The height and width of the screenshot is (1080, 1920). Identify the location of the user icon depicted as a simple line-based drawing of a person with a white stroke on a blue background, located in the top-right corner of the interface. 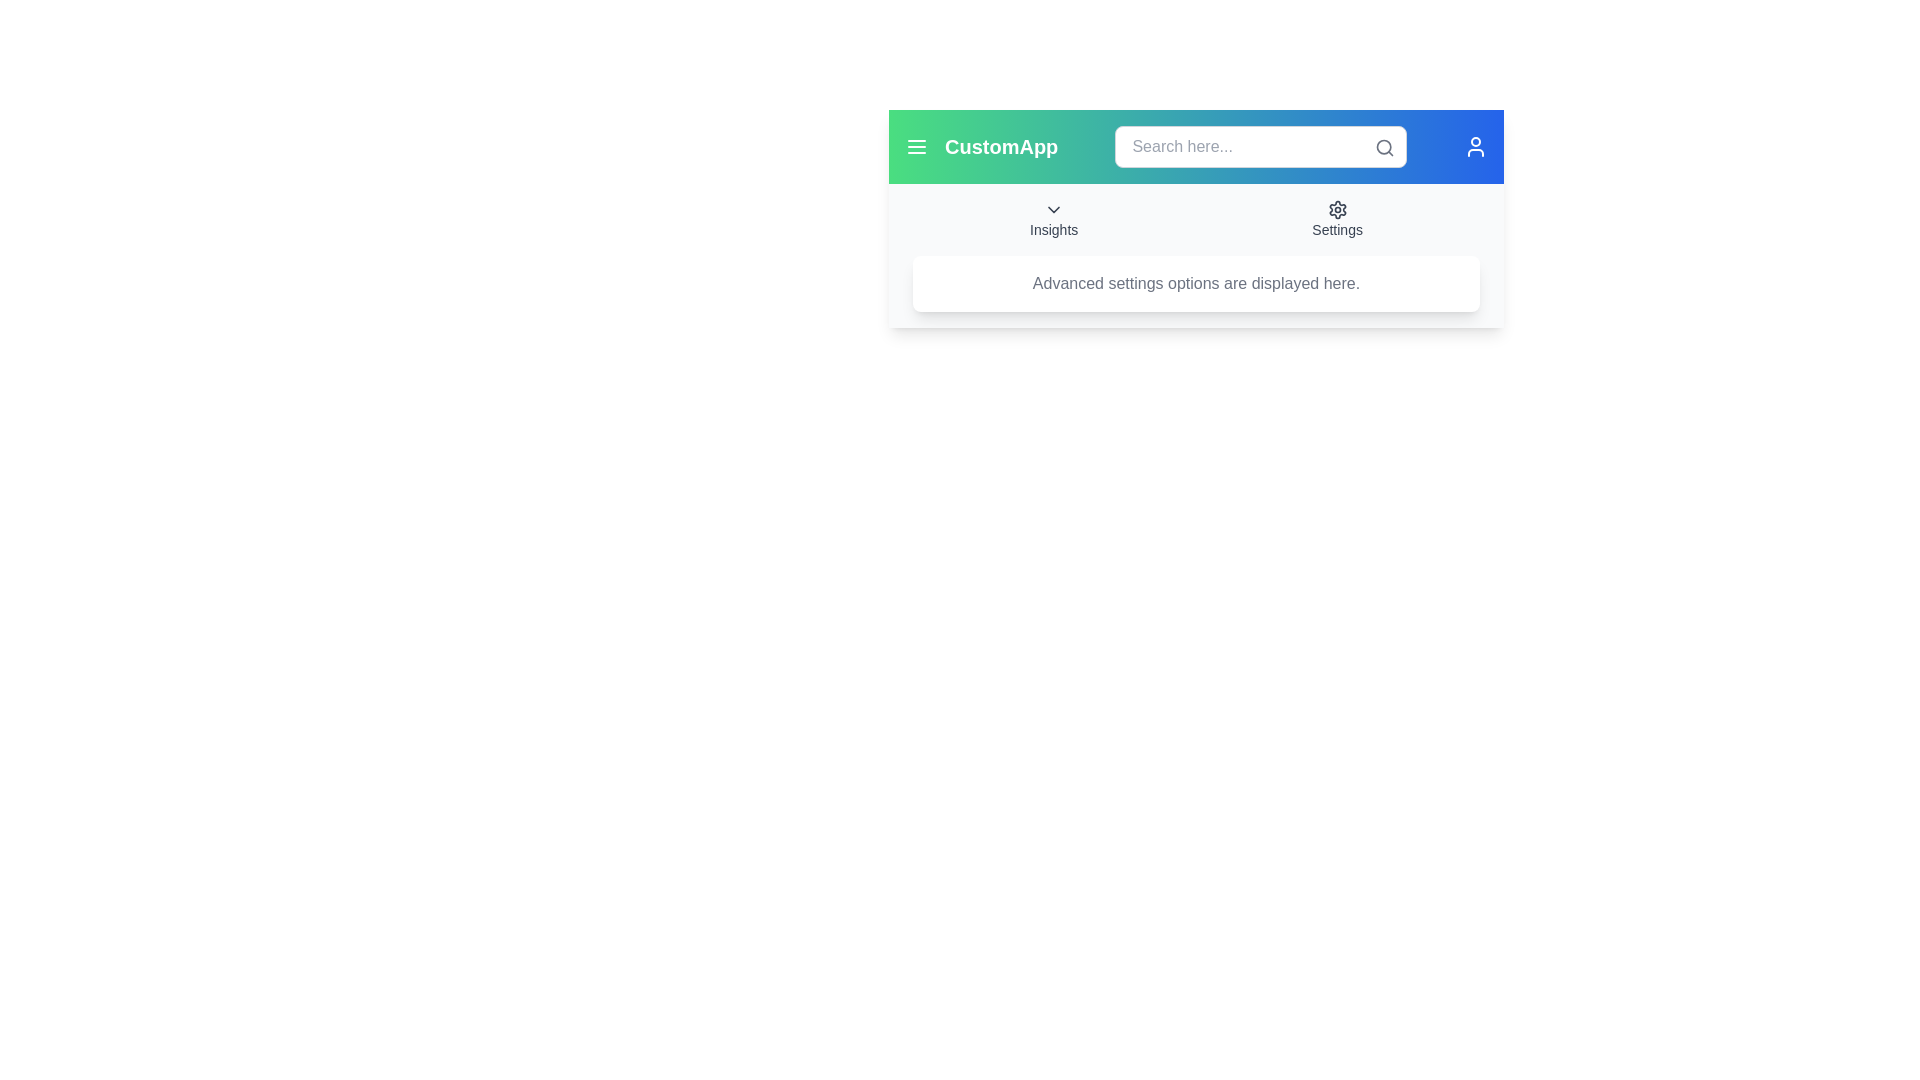
(1475, 145).